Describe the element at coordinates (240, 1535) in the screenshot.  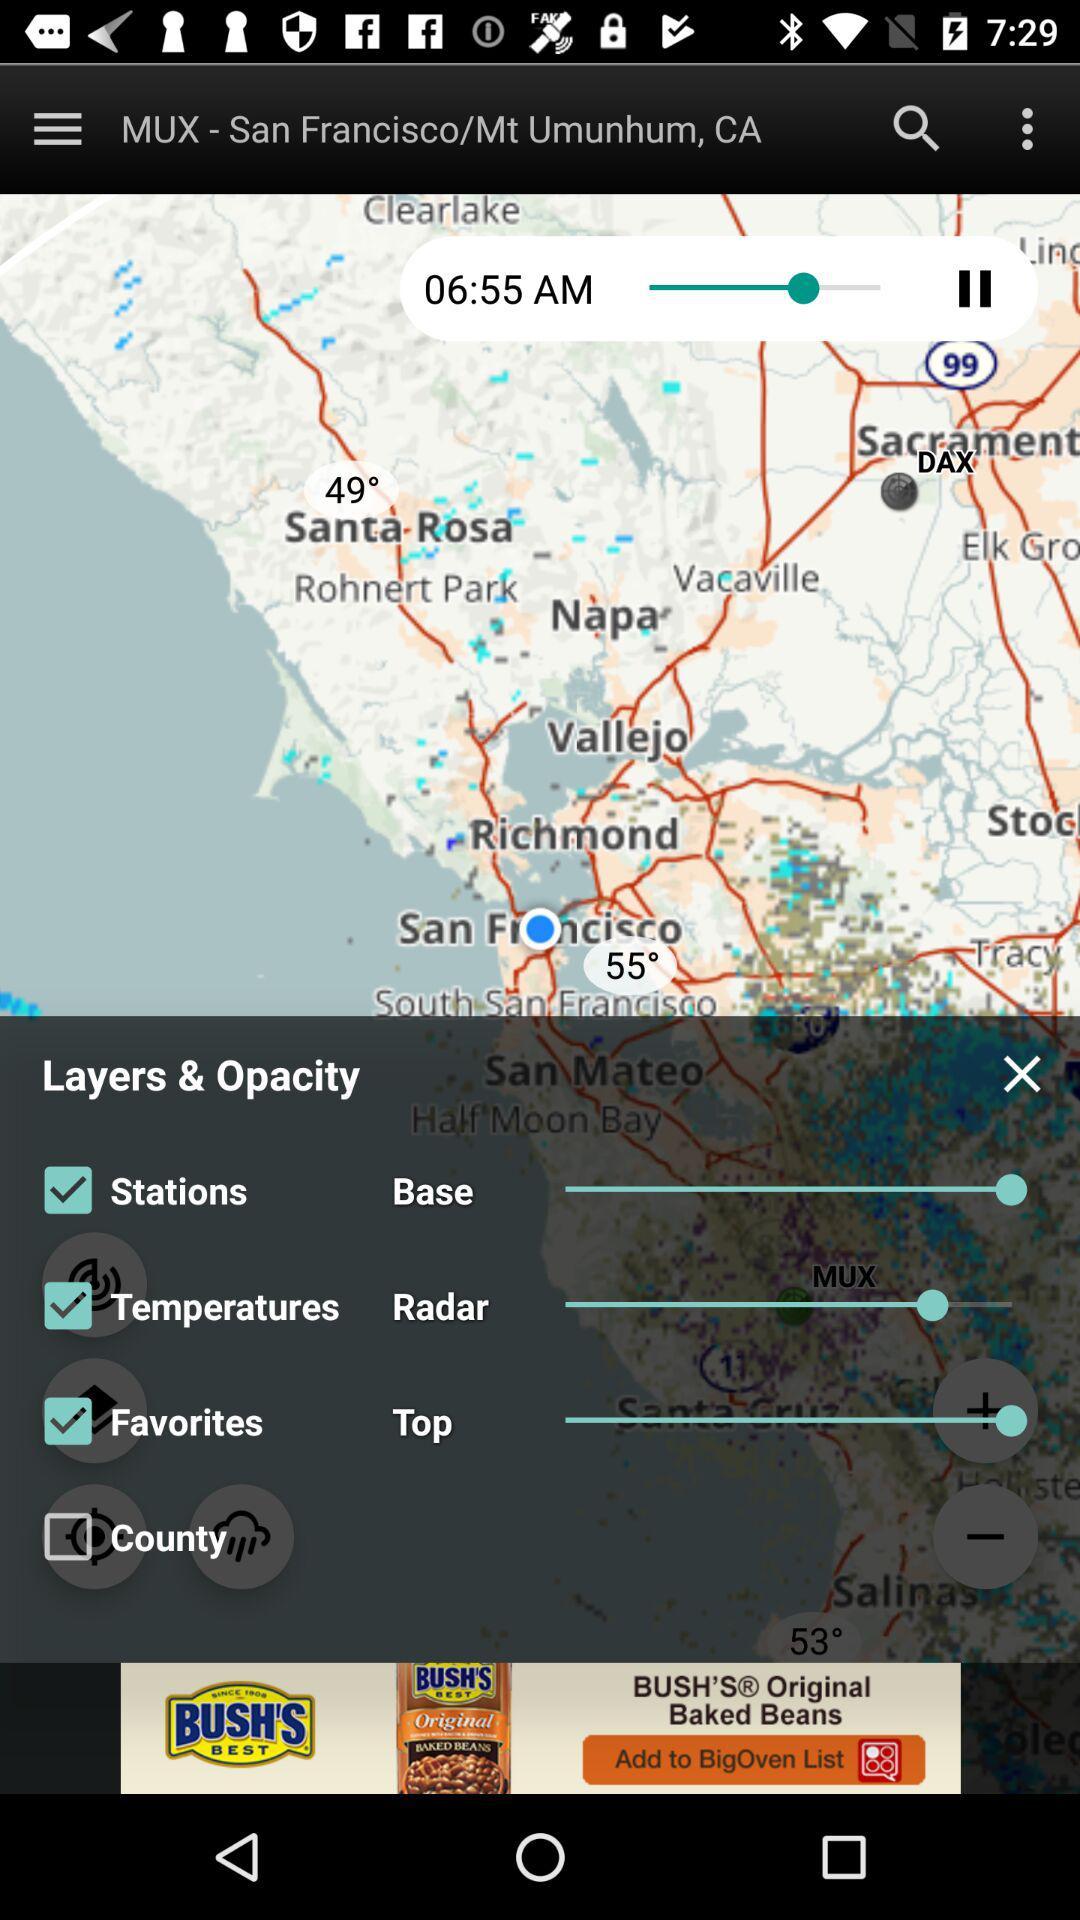
I see `the weather icon` at that location.